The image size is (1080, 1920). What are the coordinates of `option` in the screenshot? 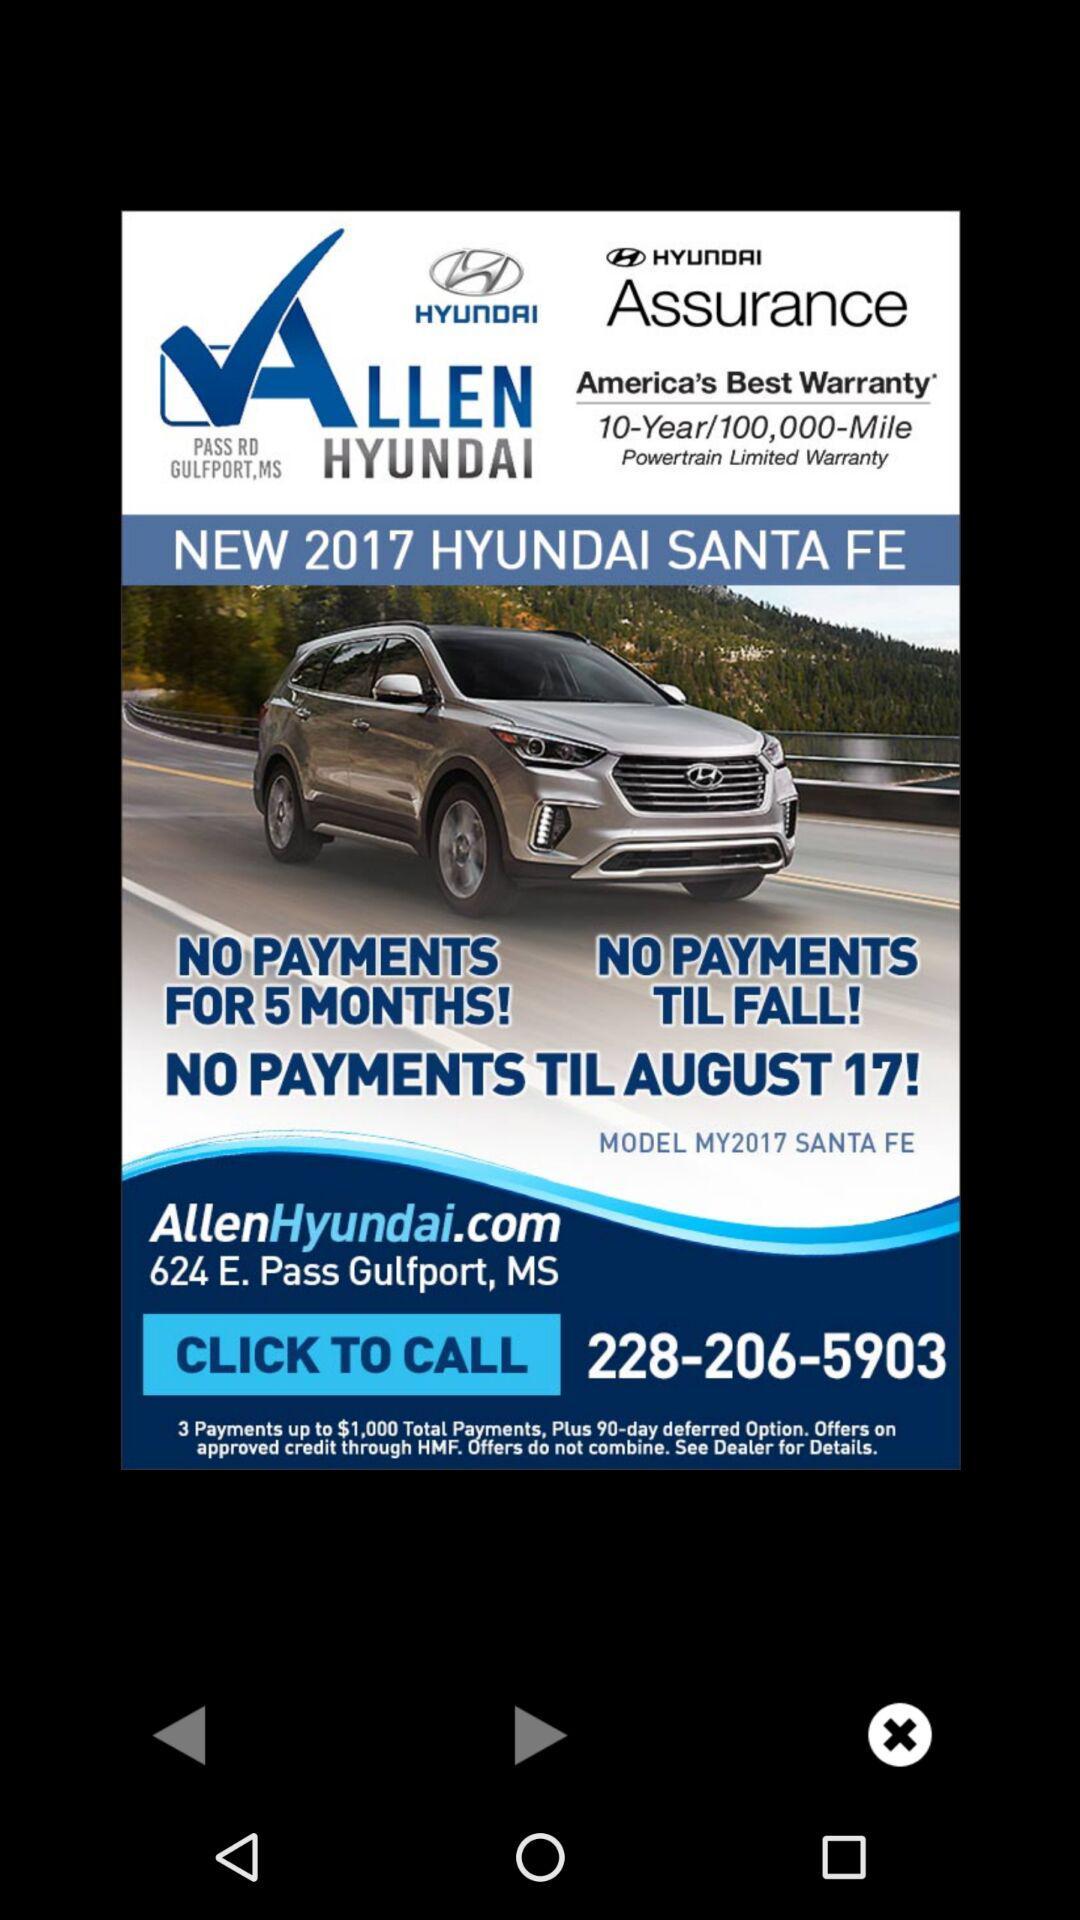 It's located at (540, 1733).